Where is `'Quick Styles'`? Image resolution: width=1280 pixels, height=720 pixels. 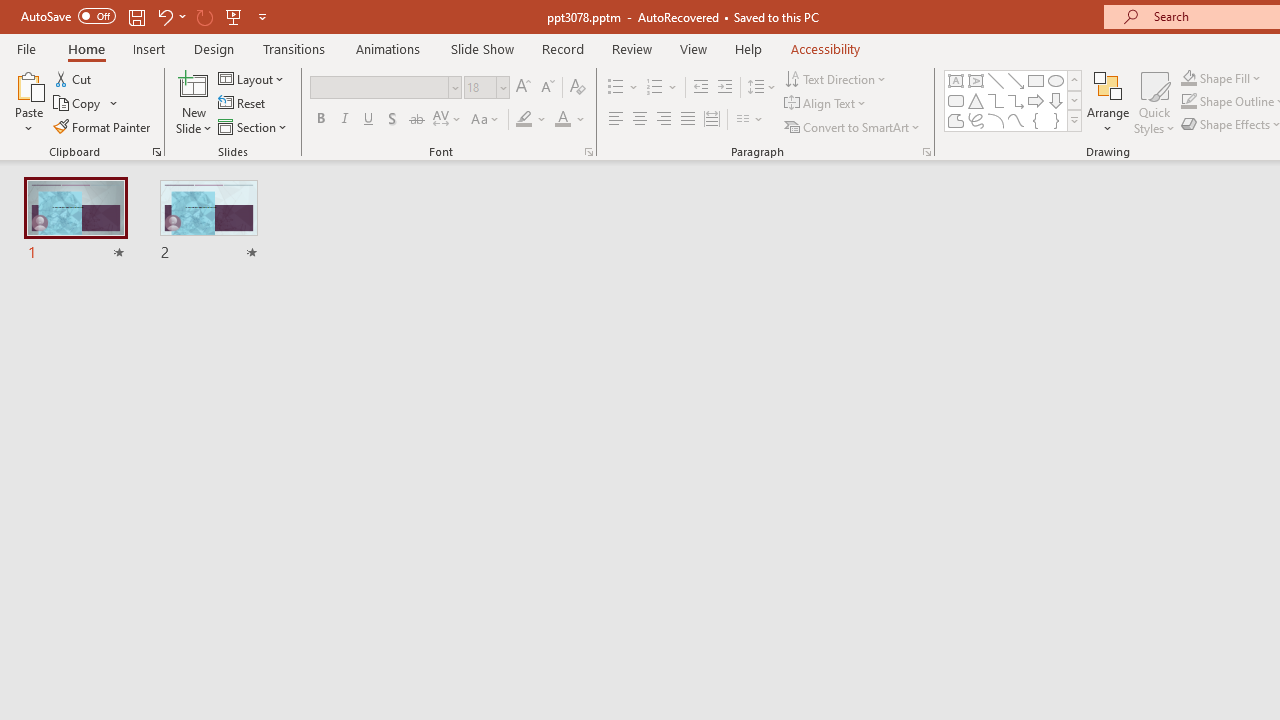 'Quick Styles' is located at coordinates (1154, 103).